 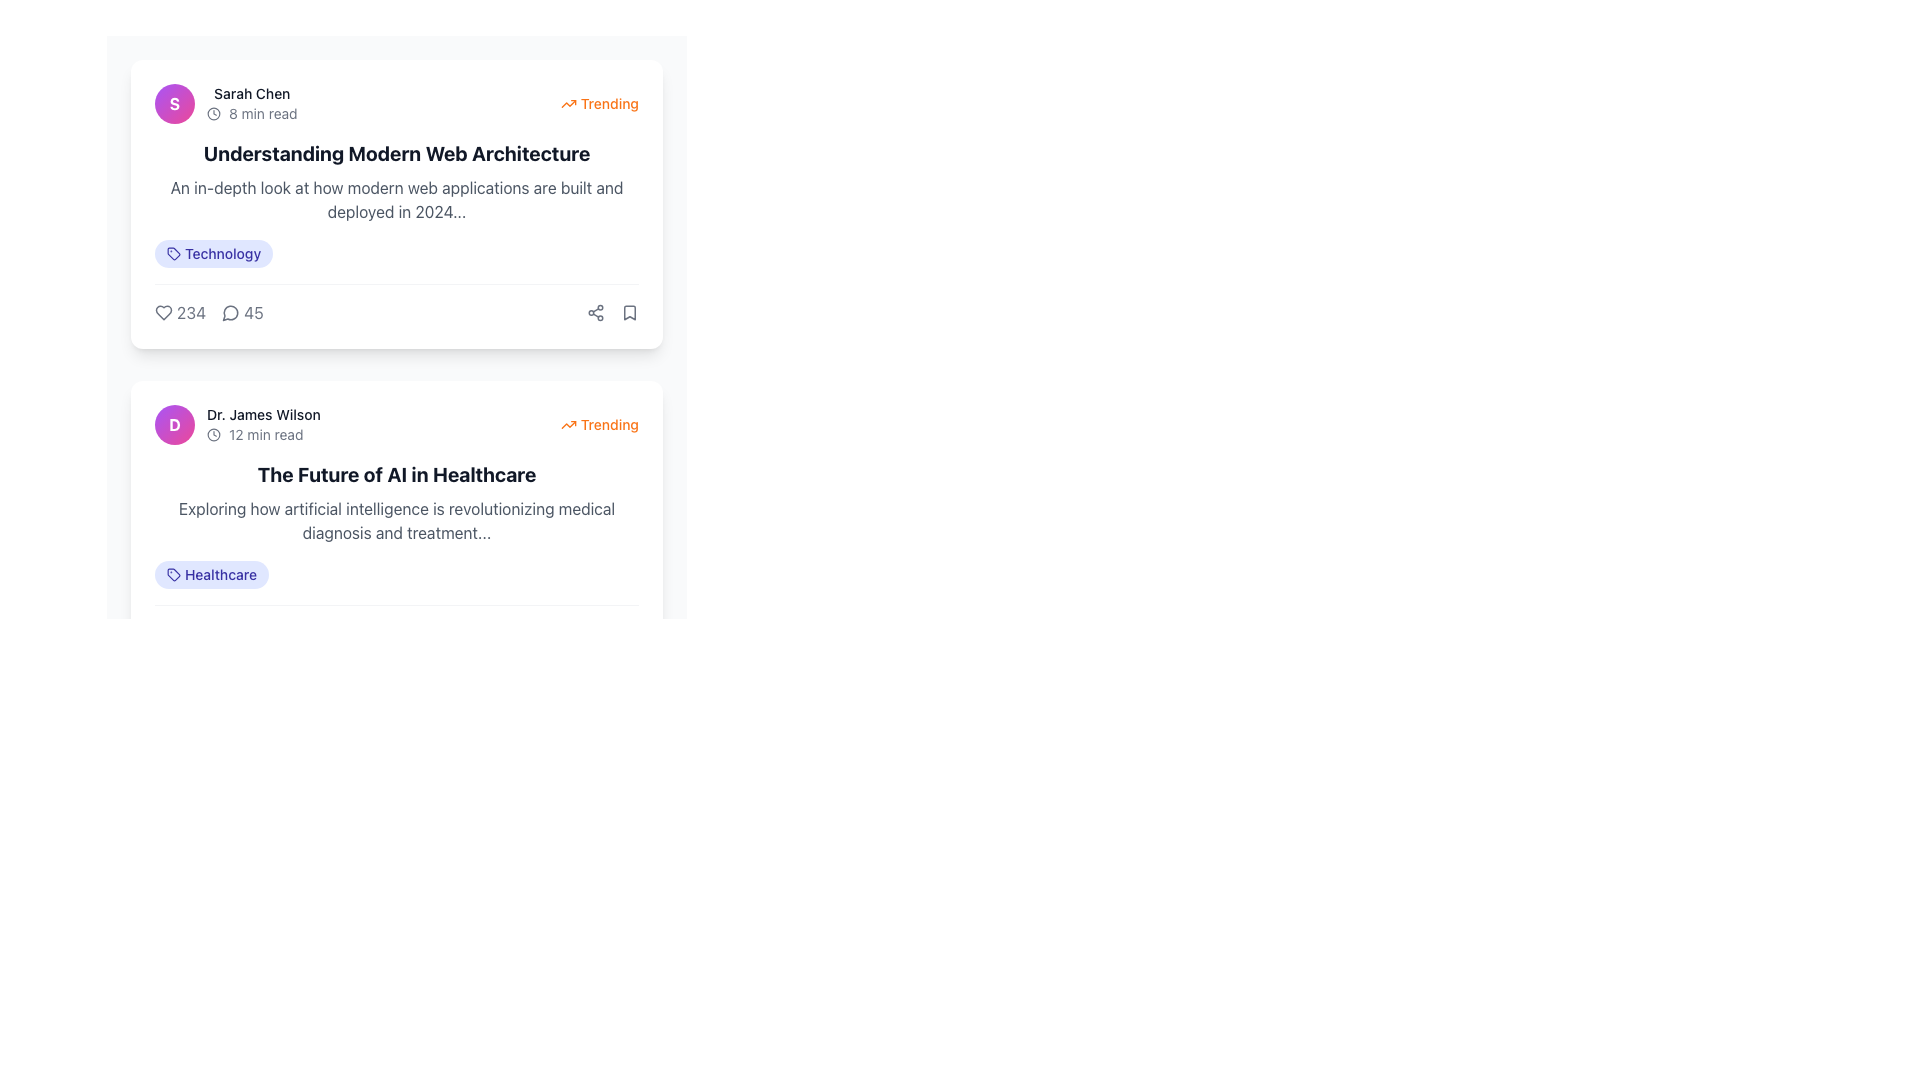 I want to click on the interactive text element displaying the number of comments associated with the post, so click(x=241, y=312).